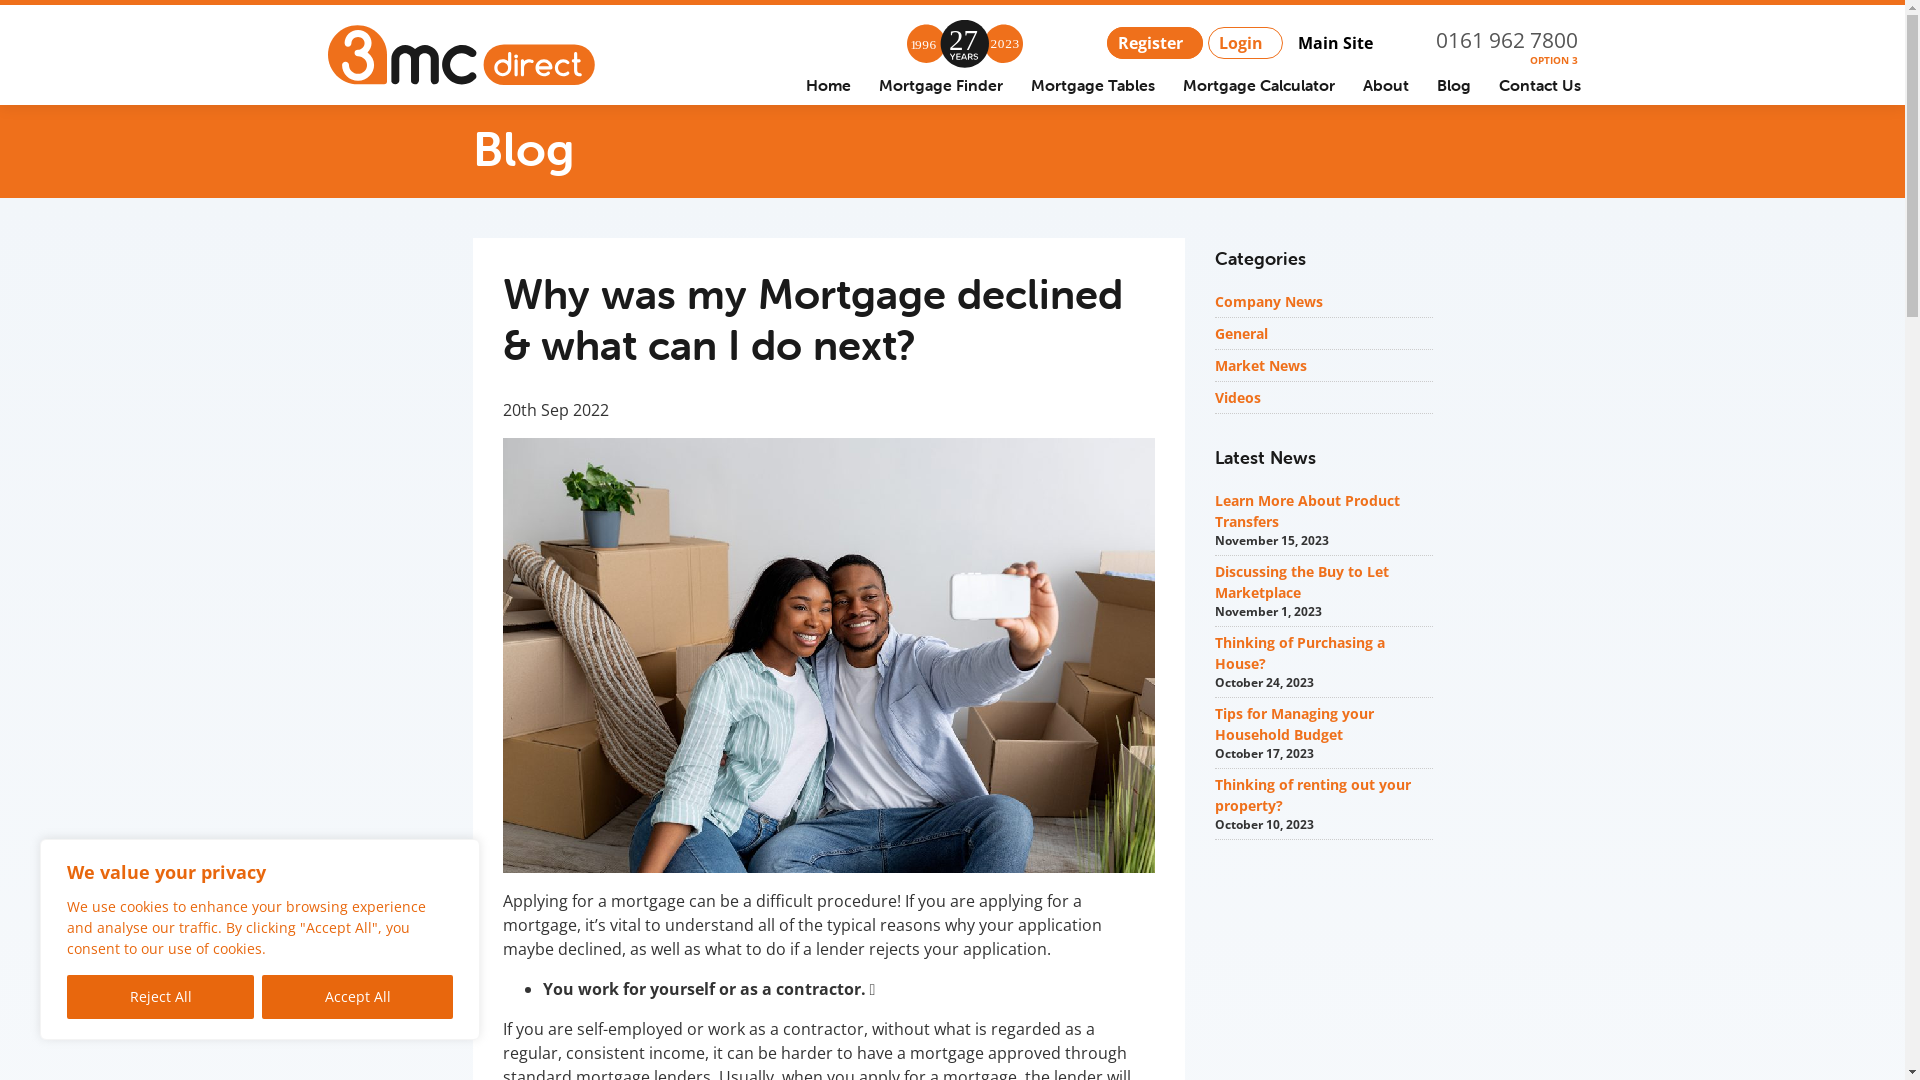 This screenshot has height=1080, width=1920. What do you see at coordinates (1256, 83) in the screenshot?
I see `'Mortgage Calculator'` at bounding box center [1256, 83].